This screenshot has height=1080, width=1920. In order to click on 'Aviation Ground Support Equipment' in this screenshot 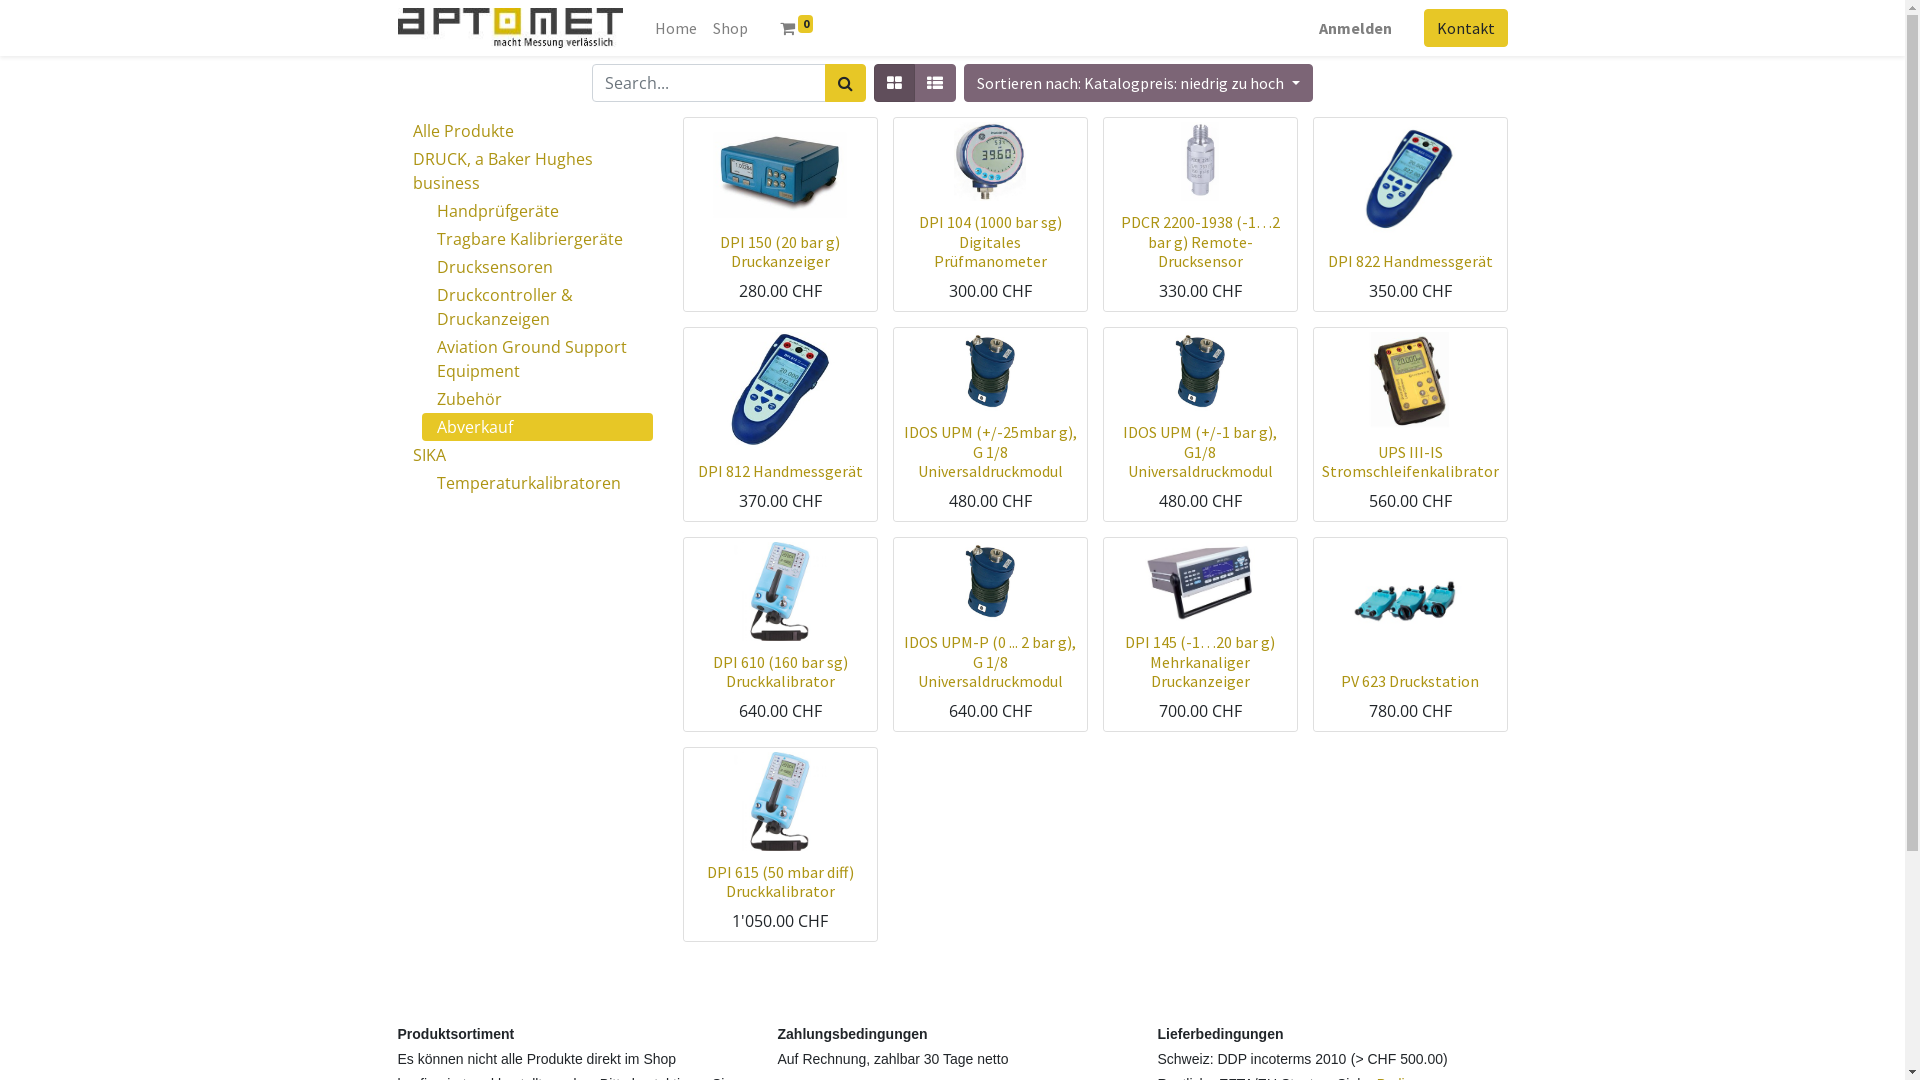, I will do `click(421, 357)`.